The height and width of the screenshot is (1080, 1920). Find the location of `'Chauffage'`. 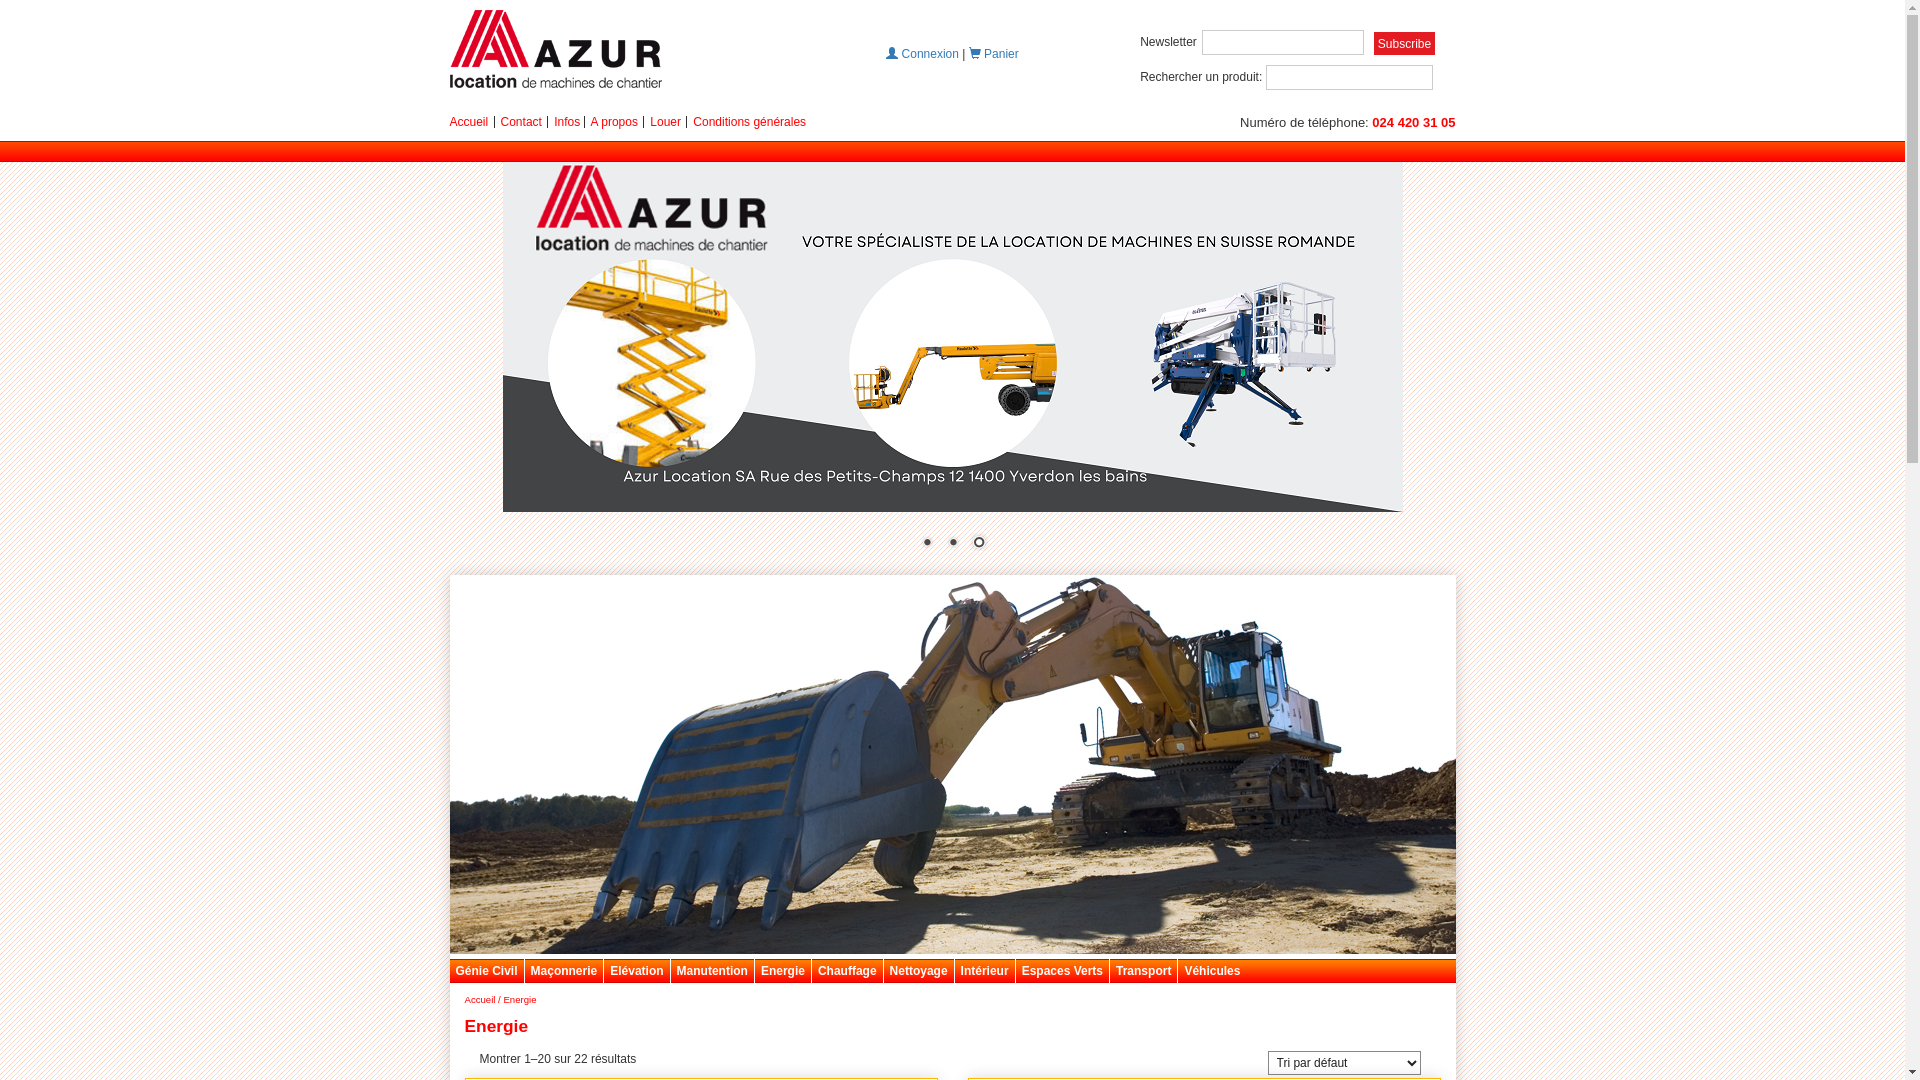

'Chauffage' is located at coordinates (811, 971).